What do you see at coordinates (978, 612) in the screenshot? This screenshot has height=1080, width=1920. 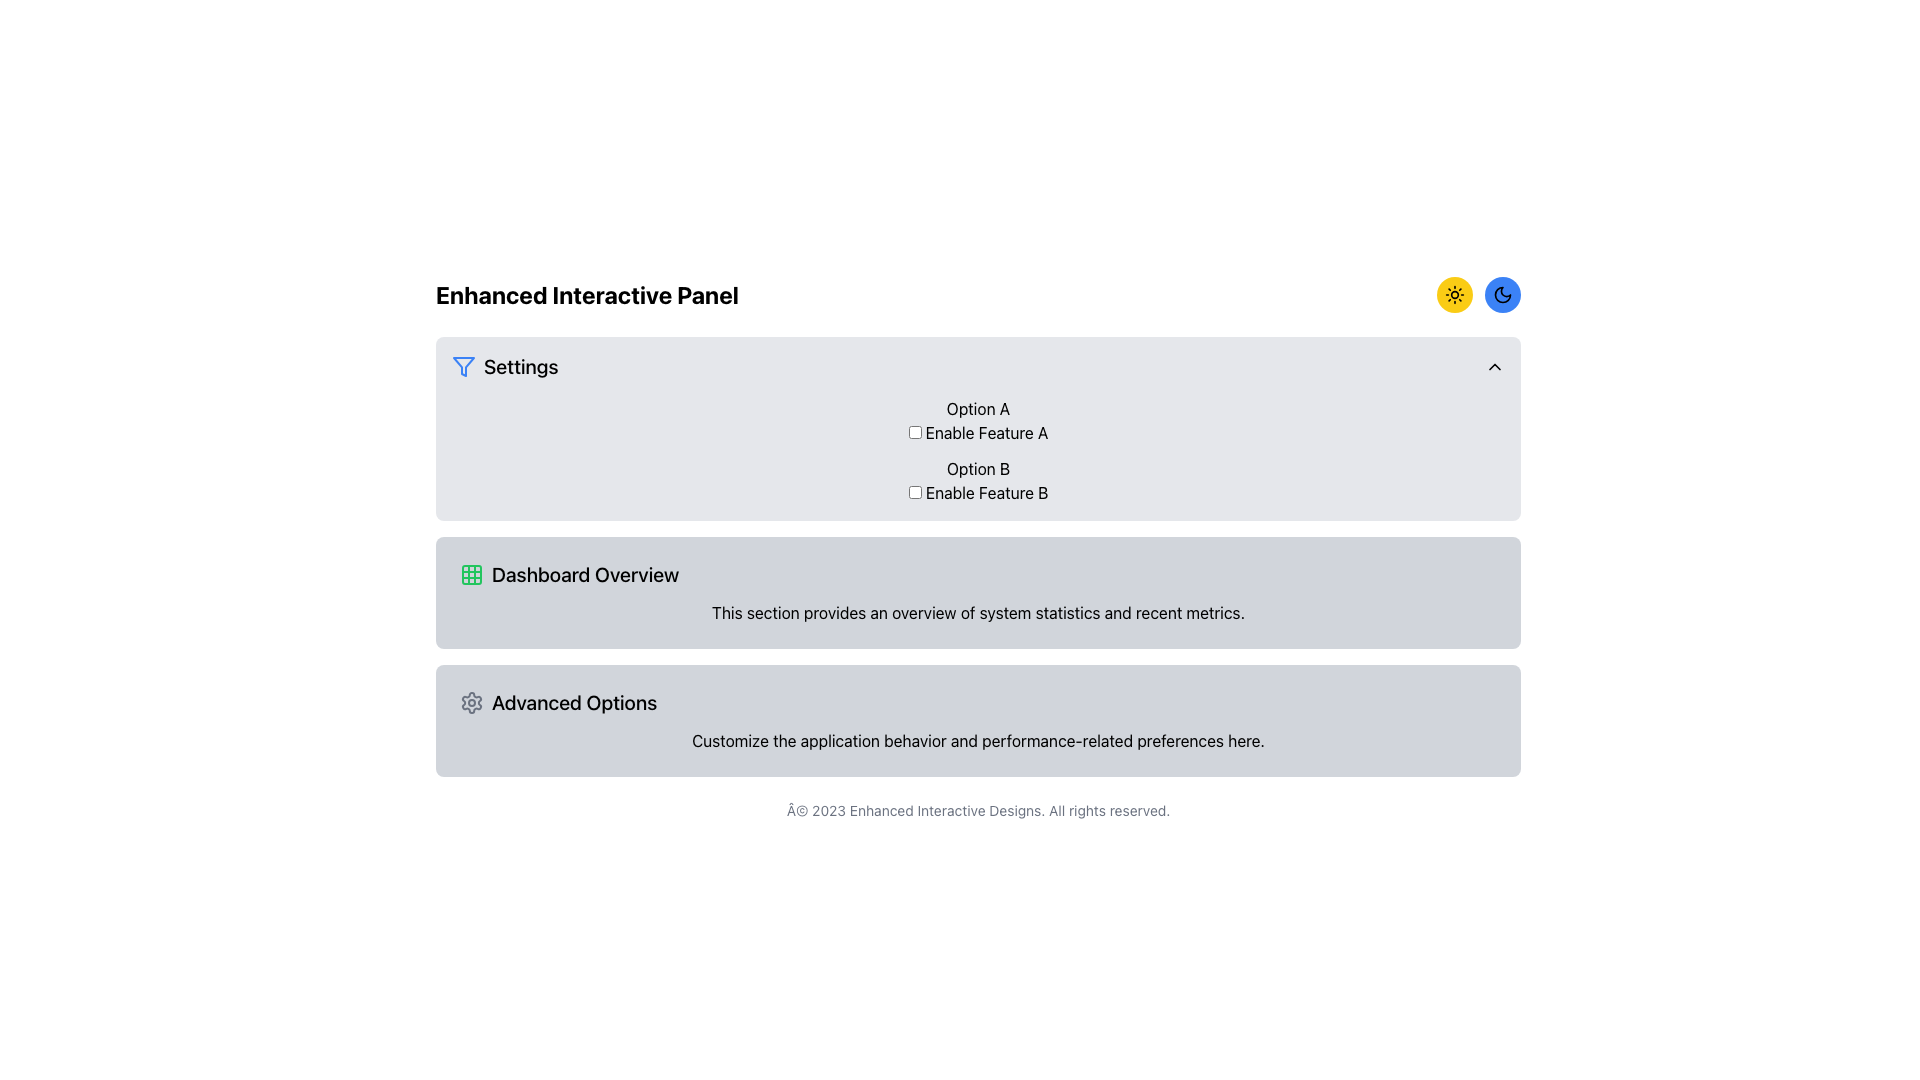 I see `the text label displaying 'This section provides an overview of system statistics and recent metrics.' located beneath the title in the 'Dashboard Overview' section` at bounding box center [978, 612].